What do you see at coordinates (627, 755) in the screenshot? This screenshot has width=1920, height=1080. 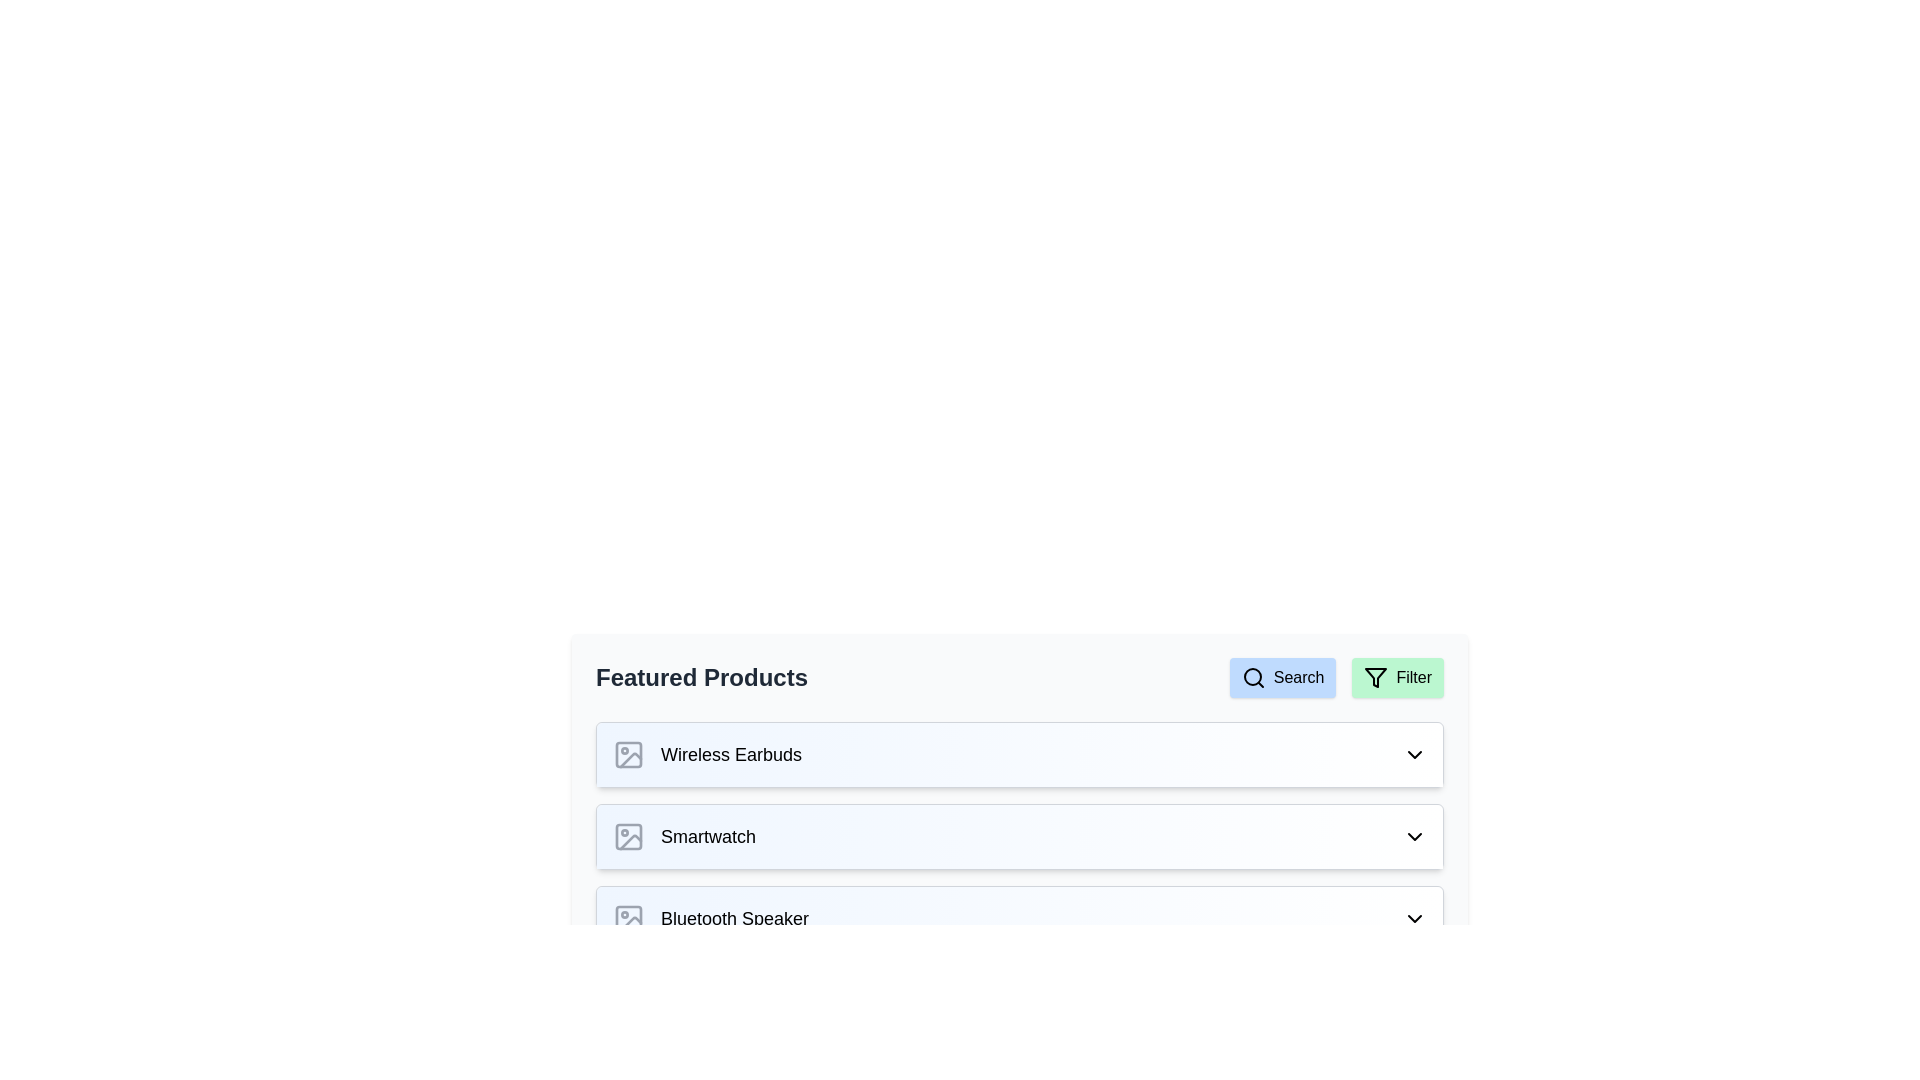 I see `the image placeholder icon with a dotted circle and diagonal line, located to the left of 'Wireless Earbuds' in the 'Featured Products' section` at bounding box center [627, 755].